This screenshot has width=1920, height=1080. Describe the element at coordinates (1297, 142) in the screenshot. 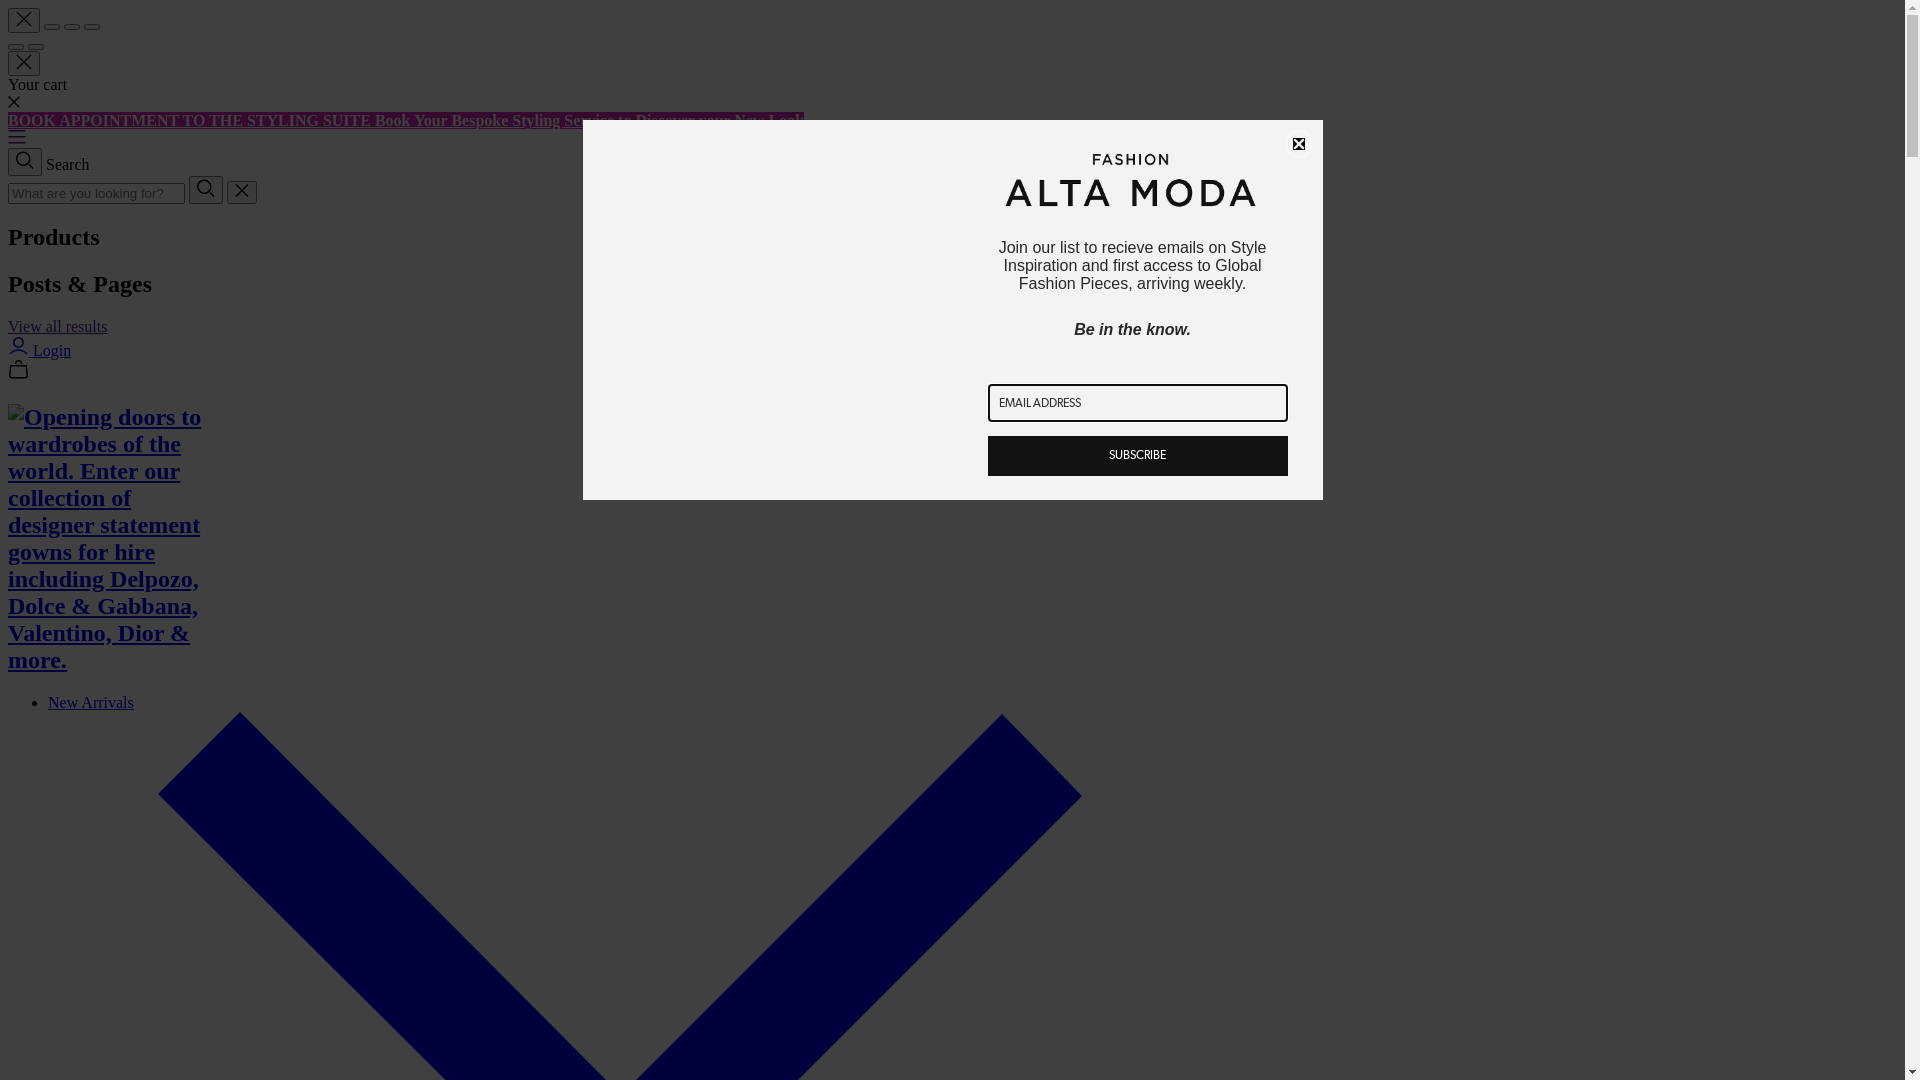

I see `'Close'` at that location.